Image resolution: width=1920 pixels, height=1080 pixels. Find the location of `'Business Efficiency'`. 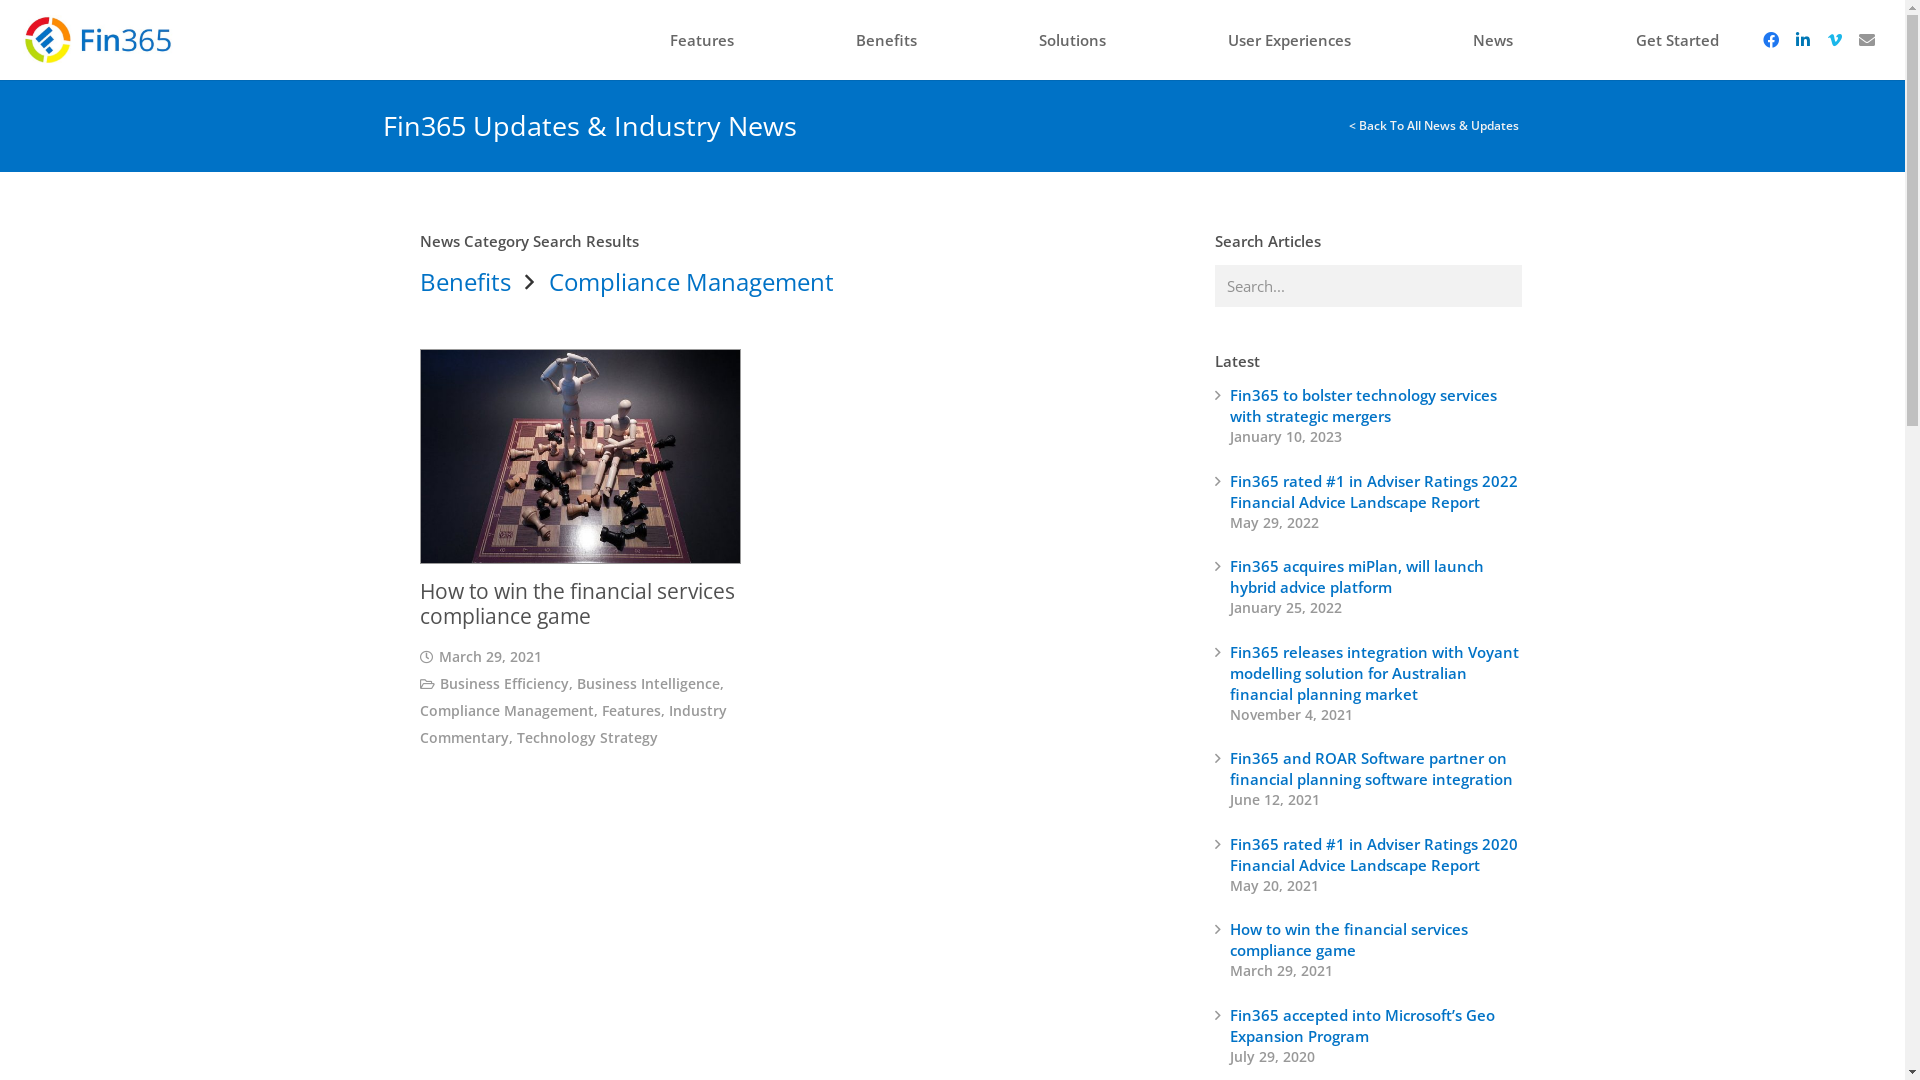

'Business Efficiency' is located at coordinates (504, 682).